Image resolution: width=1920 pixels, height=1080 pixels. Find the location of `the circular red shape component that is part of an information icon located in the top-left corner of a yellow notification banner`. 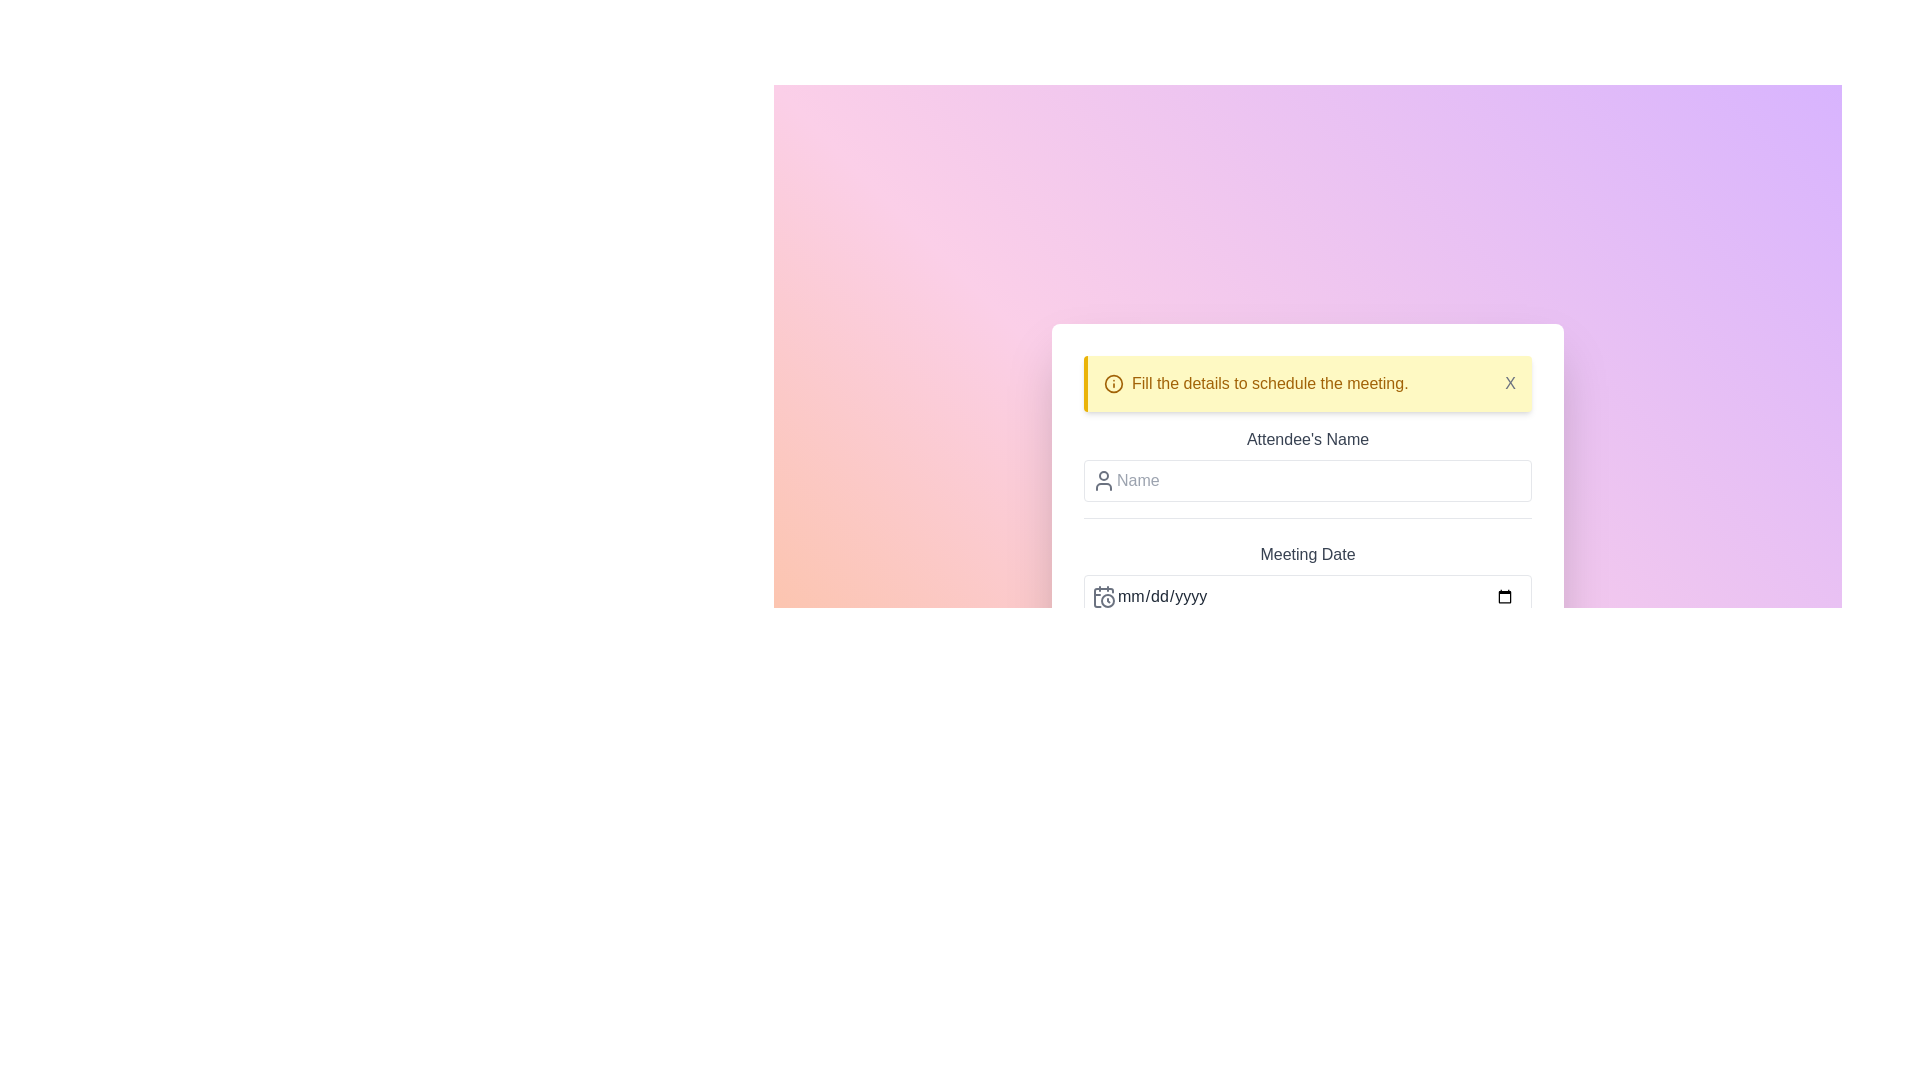

the circular red shape component that is part of an information icon located in the top-left corner of a yellow notification banner is located at coordinates (1112, 384).